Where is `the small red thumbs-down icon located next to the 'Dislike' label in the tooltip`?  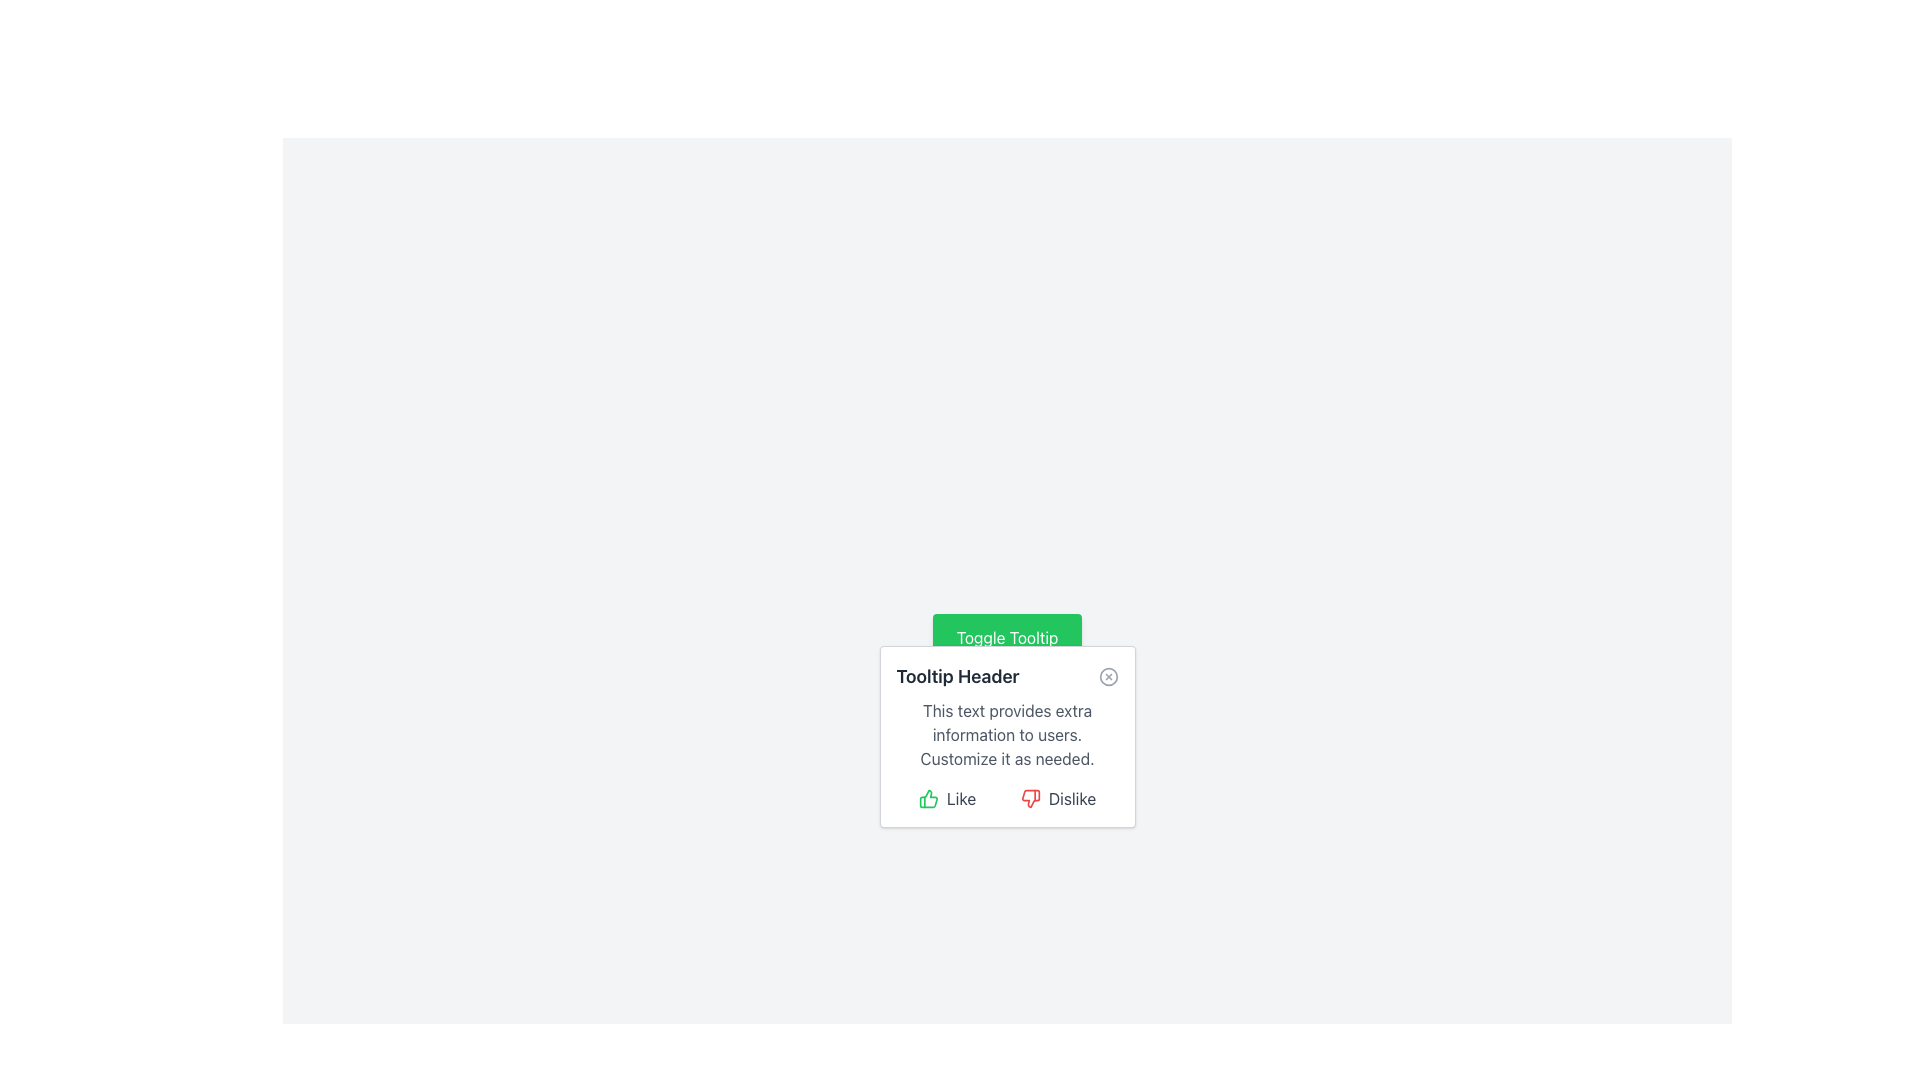
the small red thumbs-down icon located next to the 'Dislike' label in the tooltip is located at coordinates (1030, 797).